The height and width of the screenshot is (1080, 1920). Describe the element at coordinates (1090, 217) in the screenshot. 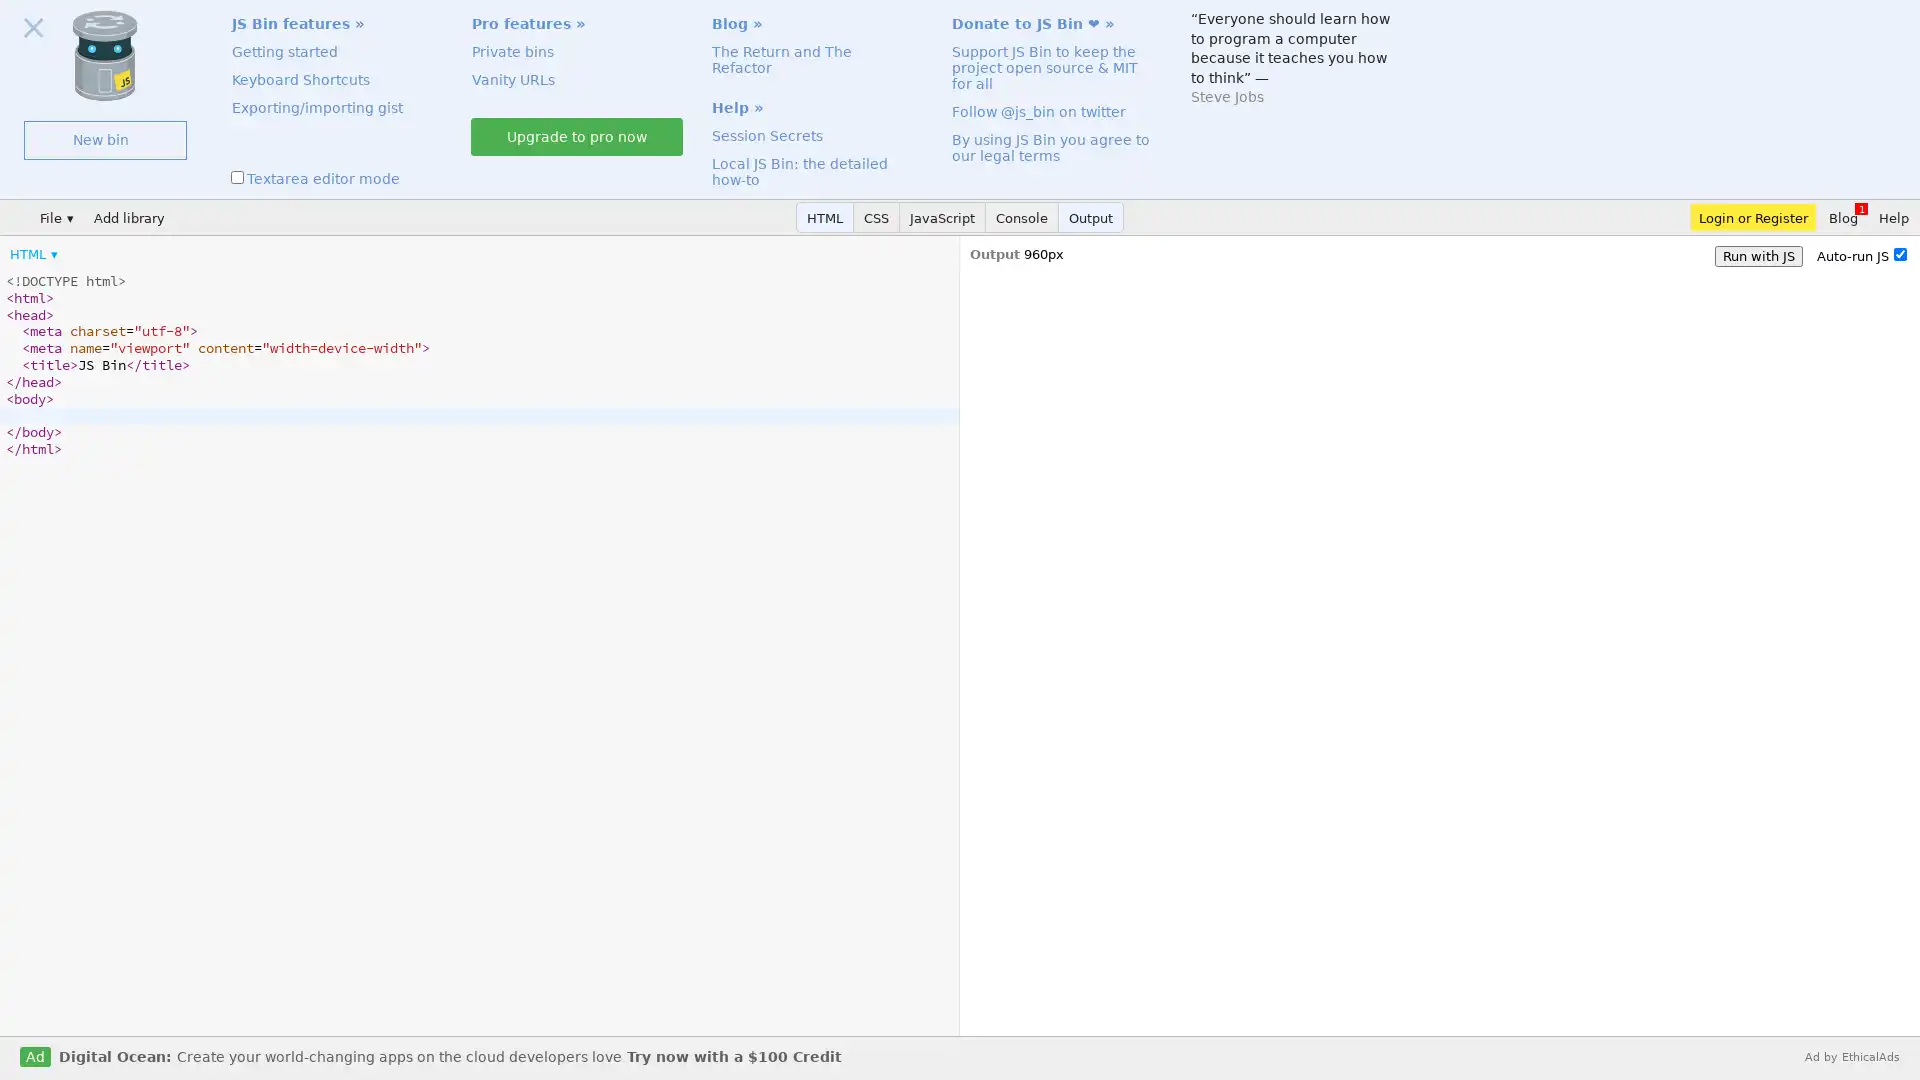

I see `Output Panel: Active` at that location.